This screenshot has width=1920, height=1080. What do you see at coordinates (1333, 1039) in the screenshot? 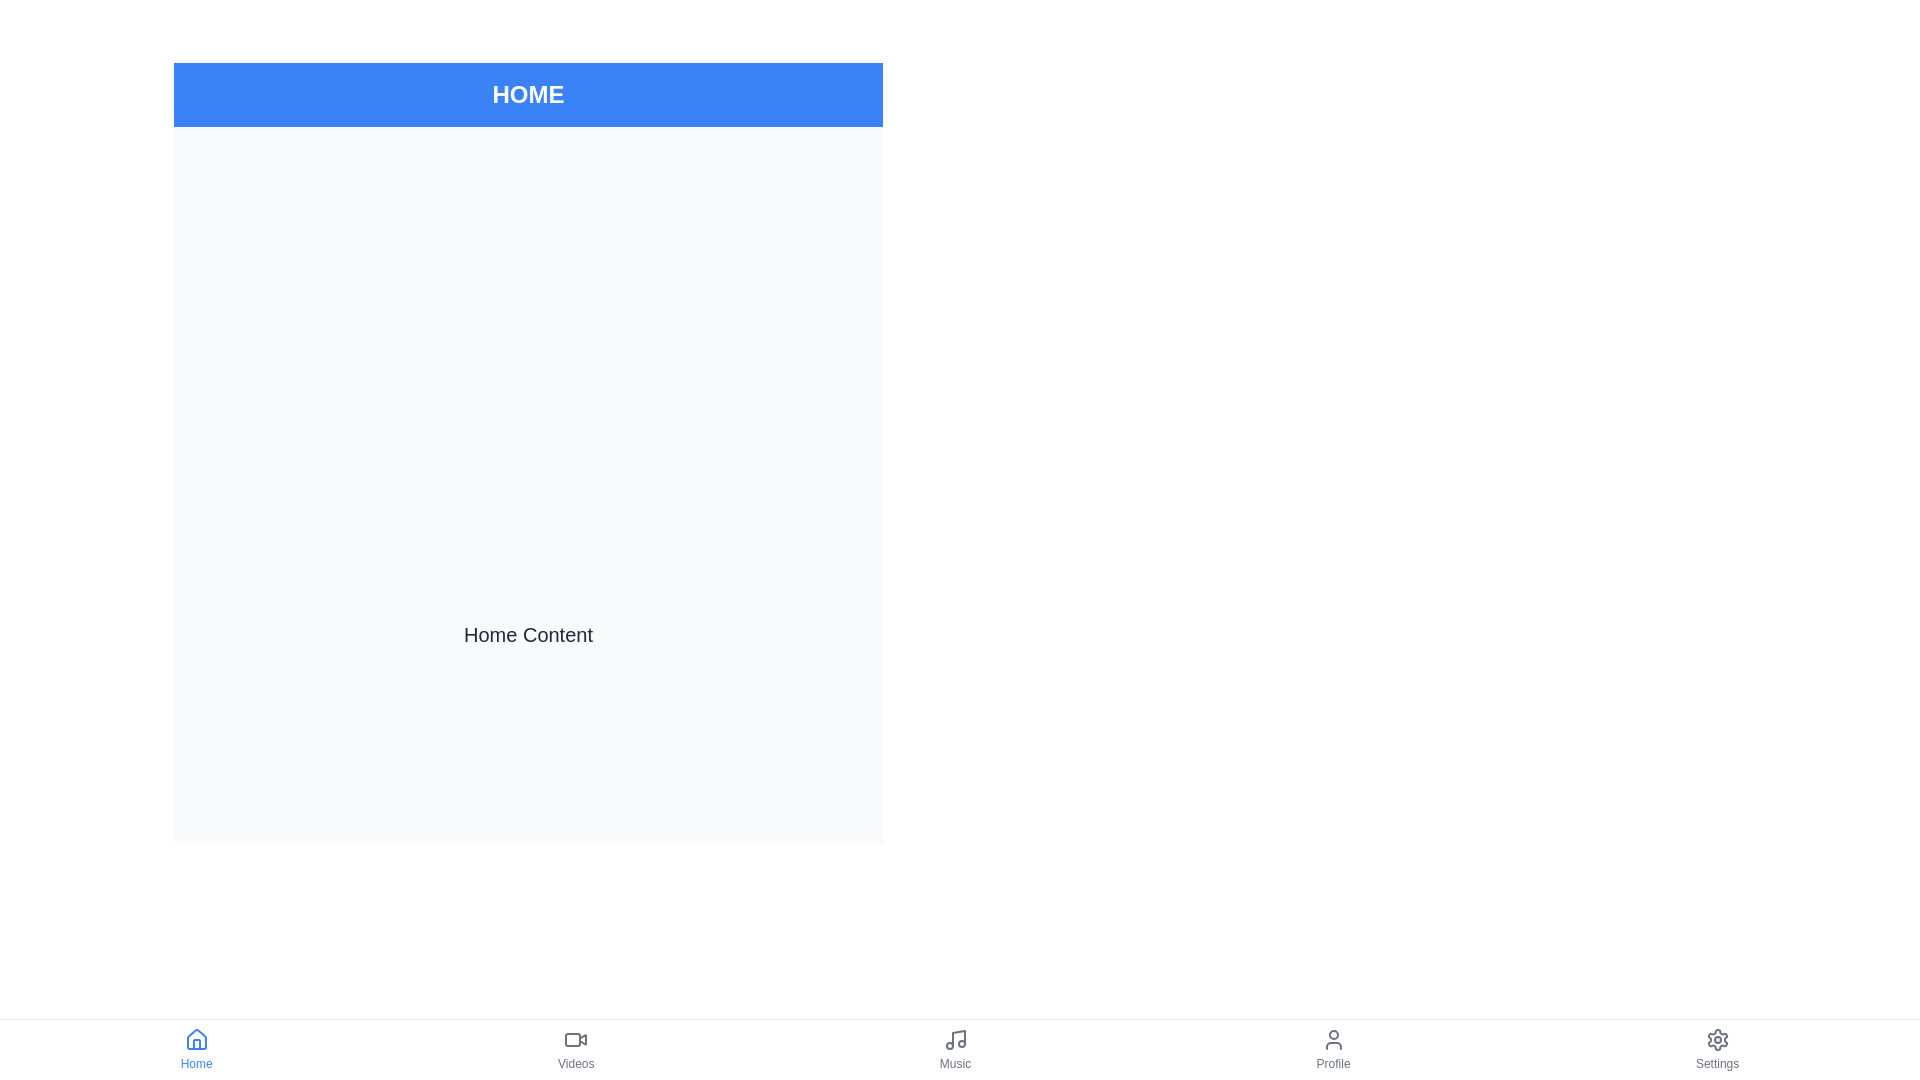
I see `the user profile icon located in the bottom navigation bar, centered under the 'Profile' label` at bounding box center [1333, 1039].